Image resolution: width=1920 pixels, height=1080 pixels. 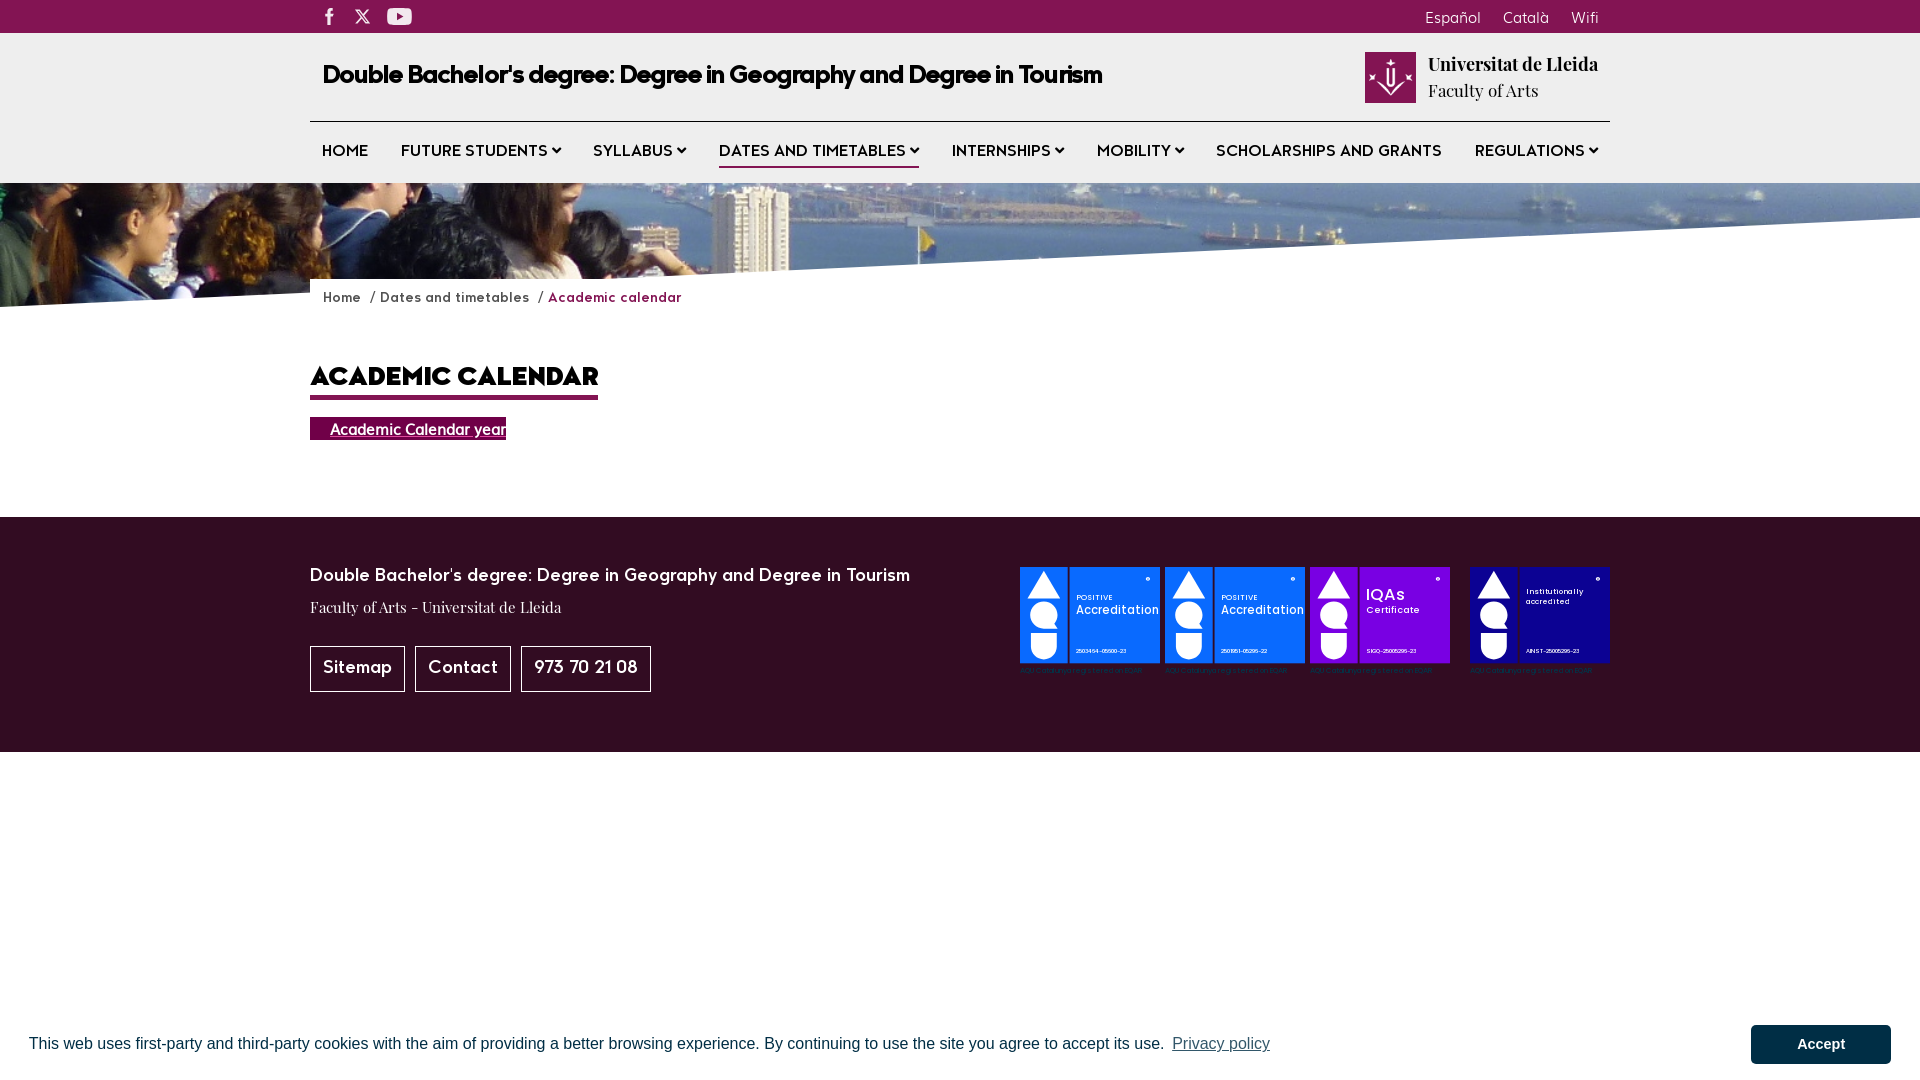 I want to click on 'MOBILITY', so click(x=1140, y=151).